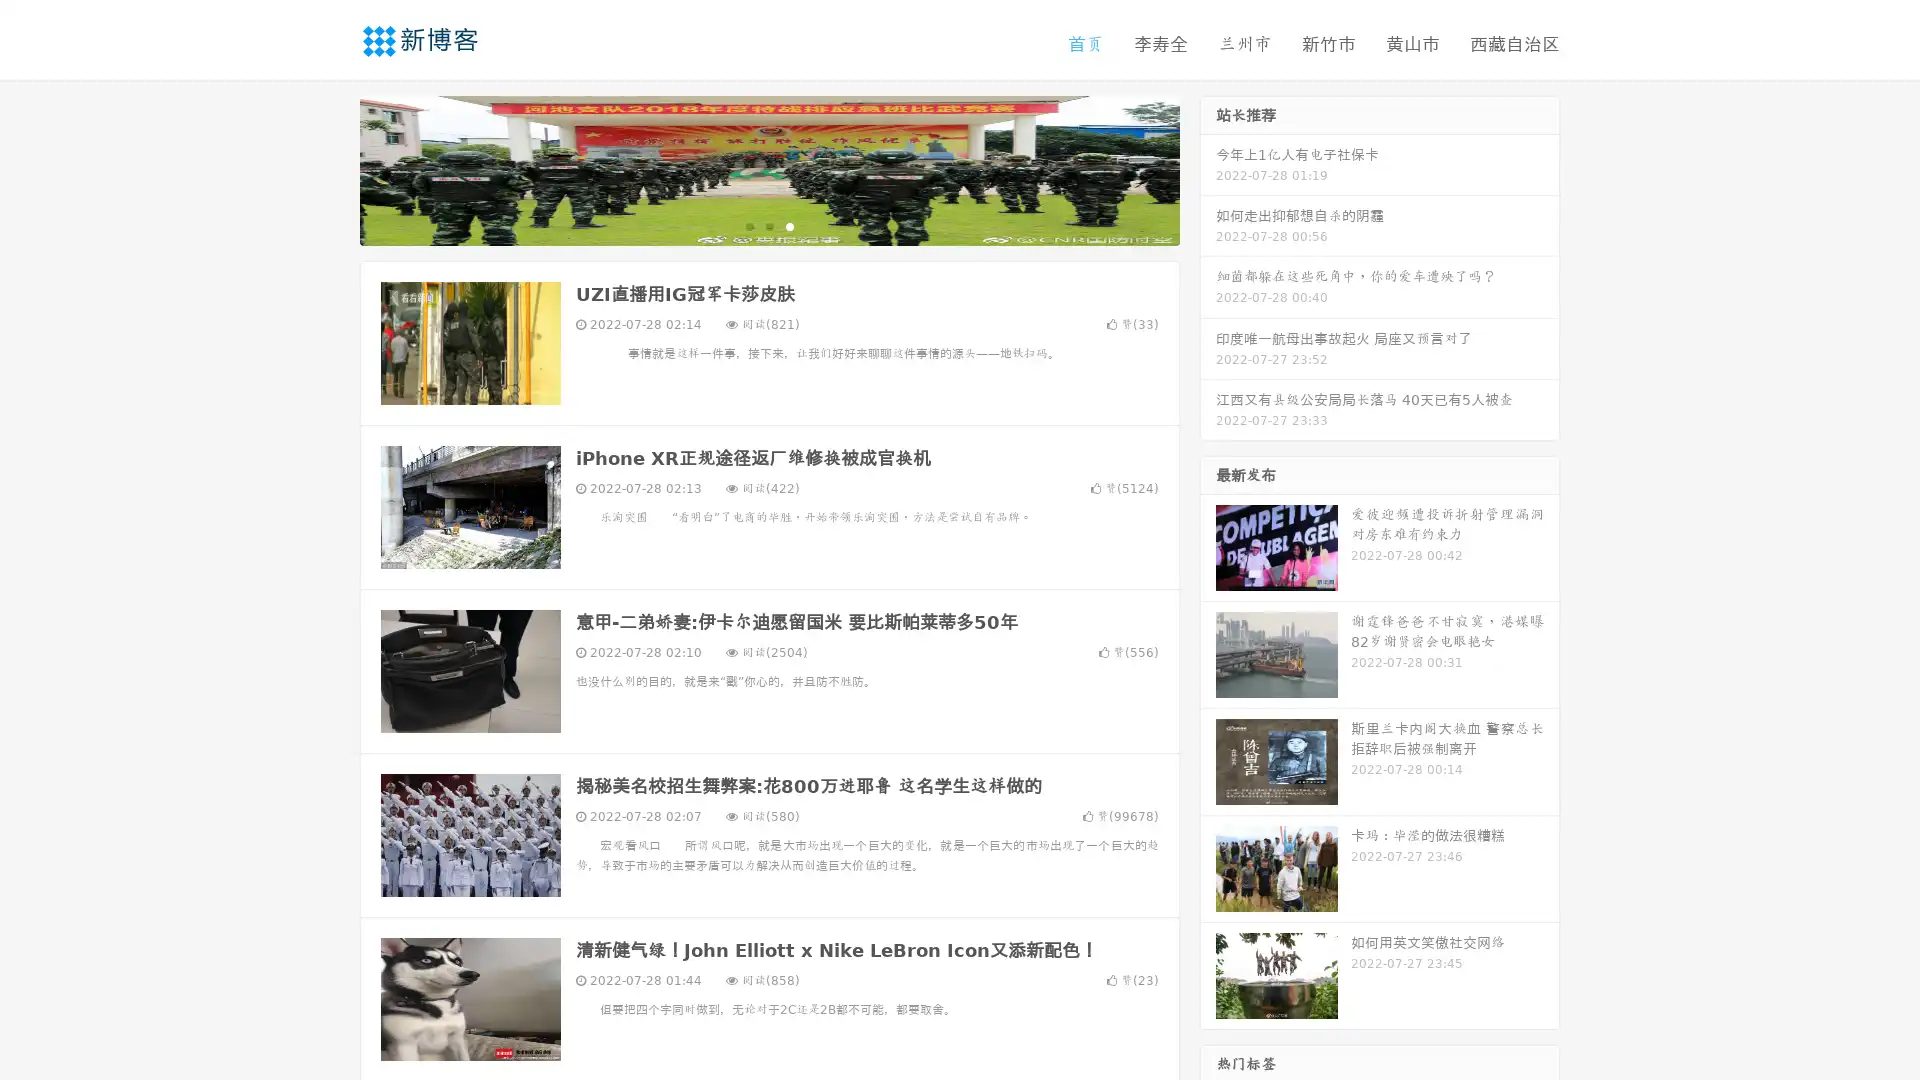  What do you see at coordinates (748, 225) in the screenshot?
I see `Go to slide 1` at bounding box center [748, 225].